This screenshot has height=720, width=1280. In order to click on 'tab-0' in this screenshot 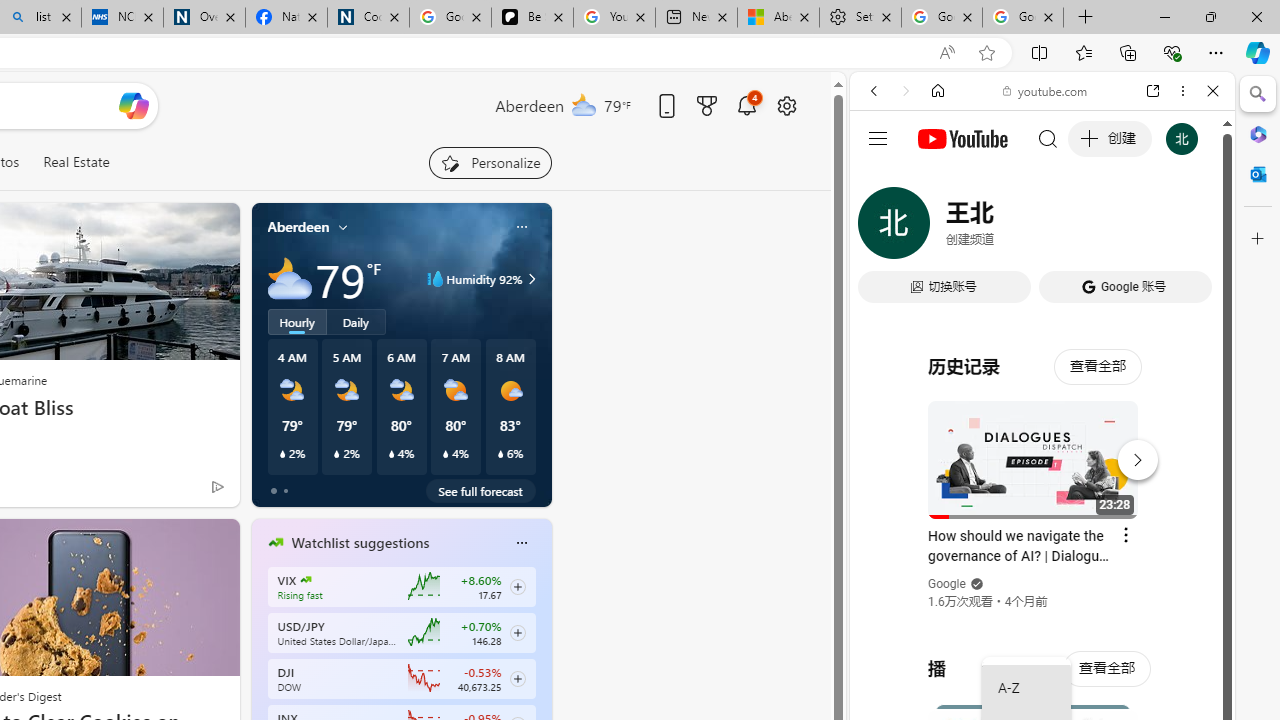, I will do `click(272, 491)`.